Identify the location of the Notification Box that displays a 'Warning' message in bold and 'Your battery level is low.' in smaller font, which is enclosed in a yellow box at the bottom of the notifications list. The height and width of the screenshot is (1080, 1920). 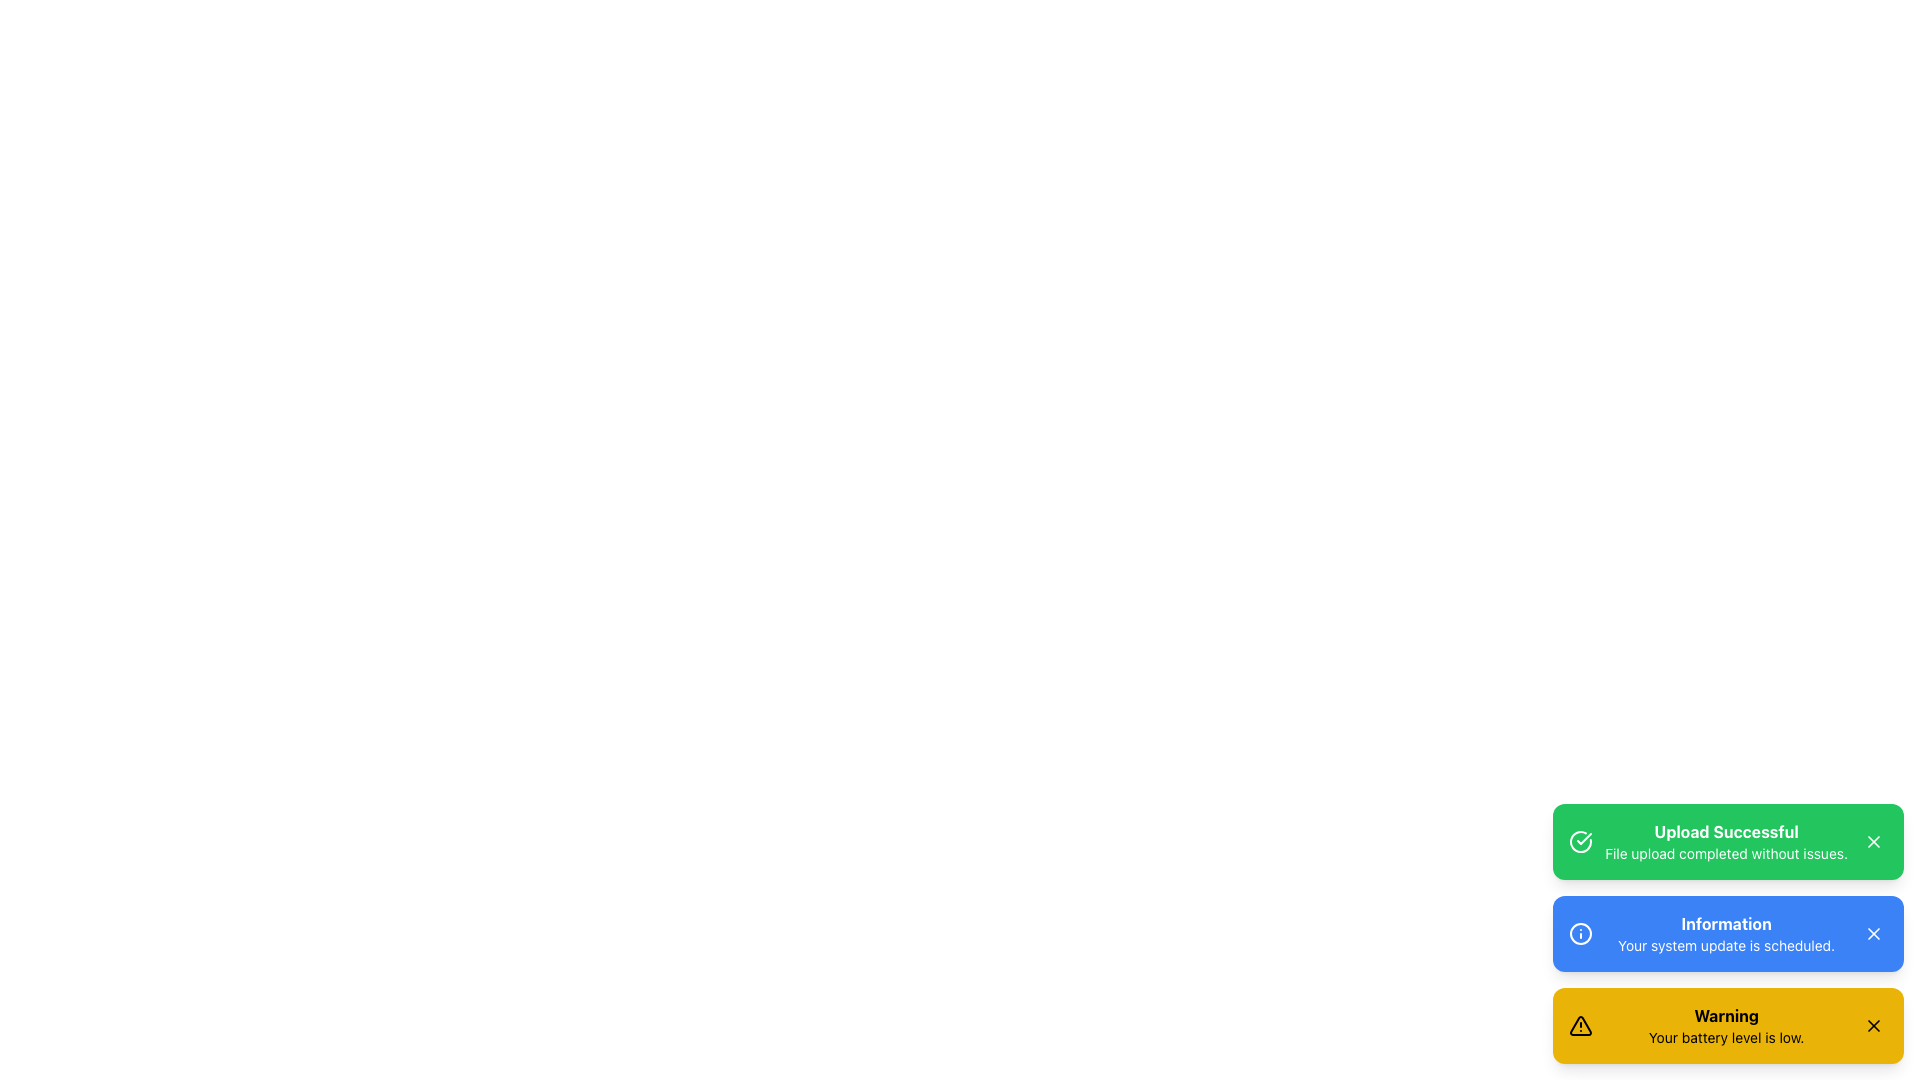
(1725, 1026).